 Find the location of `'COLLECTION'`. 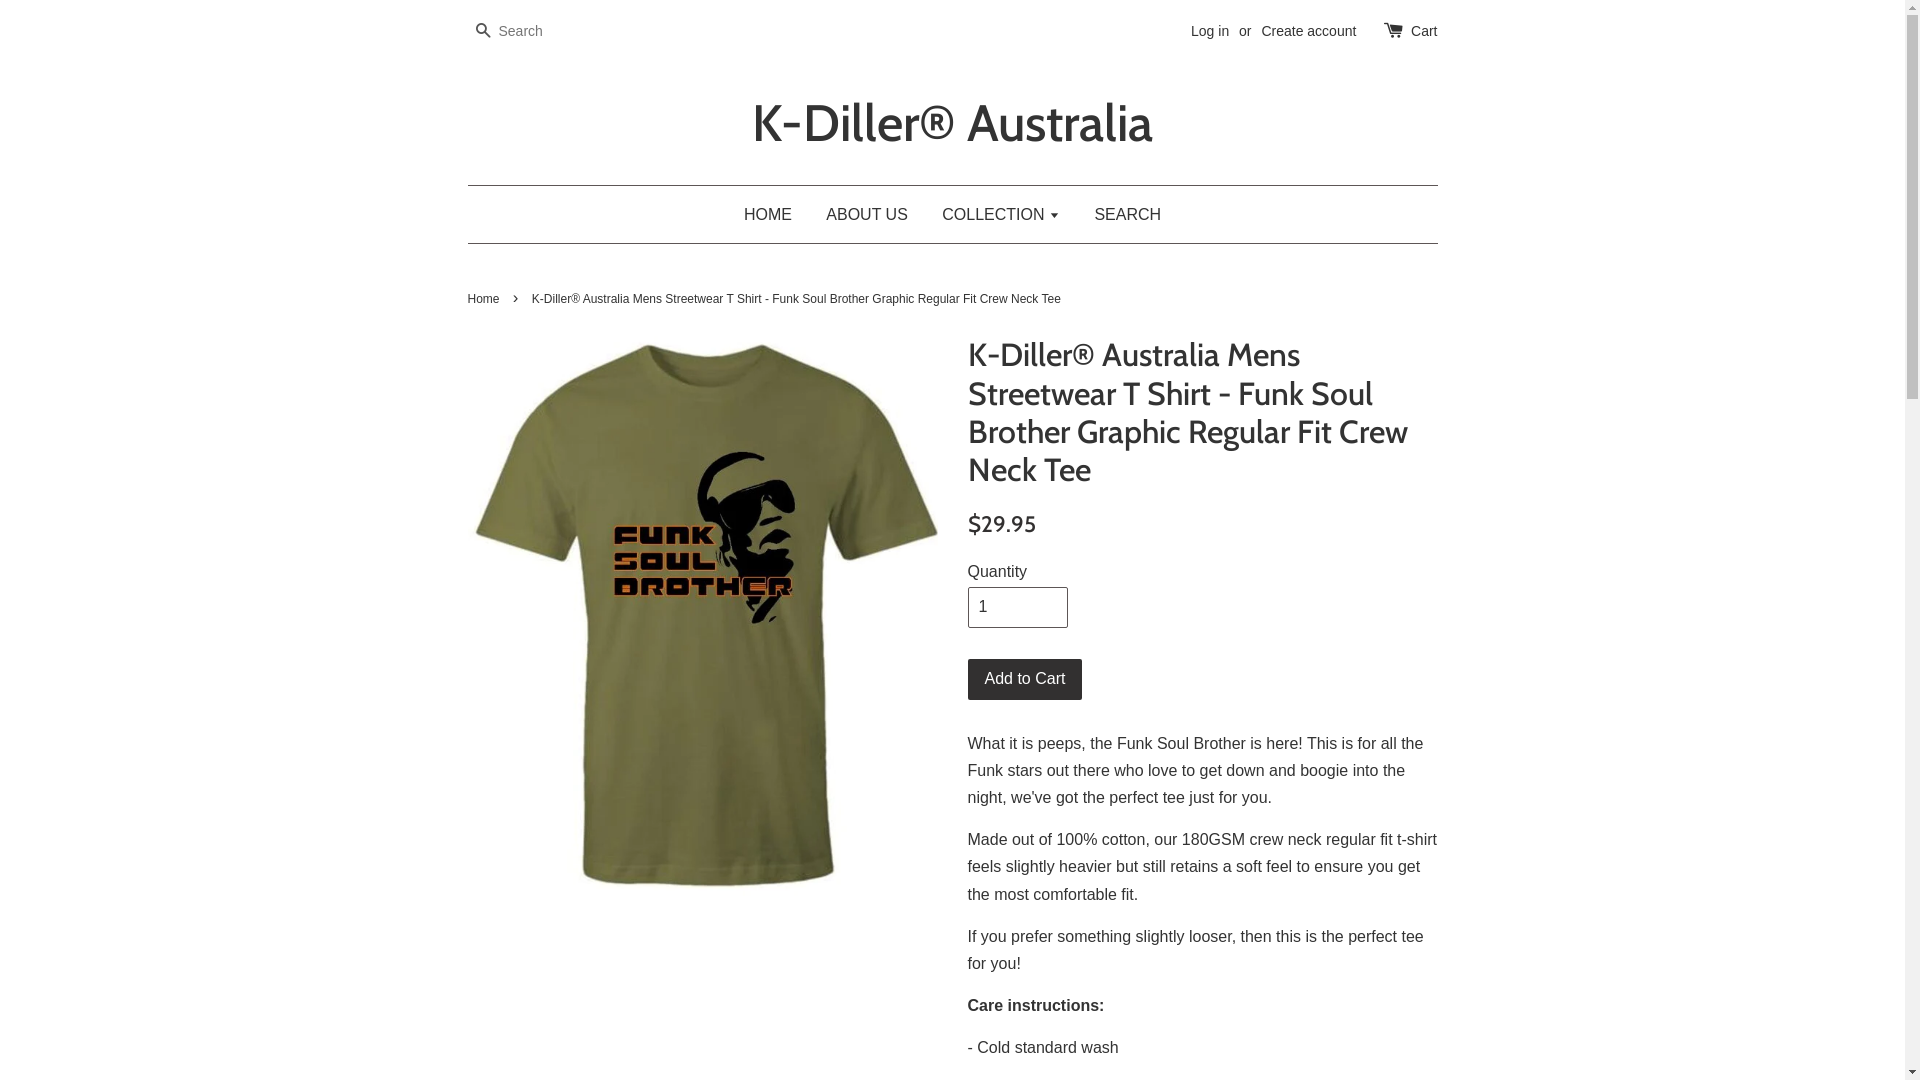

'COLLECTION' is located at coordinates (1001, 214).